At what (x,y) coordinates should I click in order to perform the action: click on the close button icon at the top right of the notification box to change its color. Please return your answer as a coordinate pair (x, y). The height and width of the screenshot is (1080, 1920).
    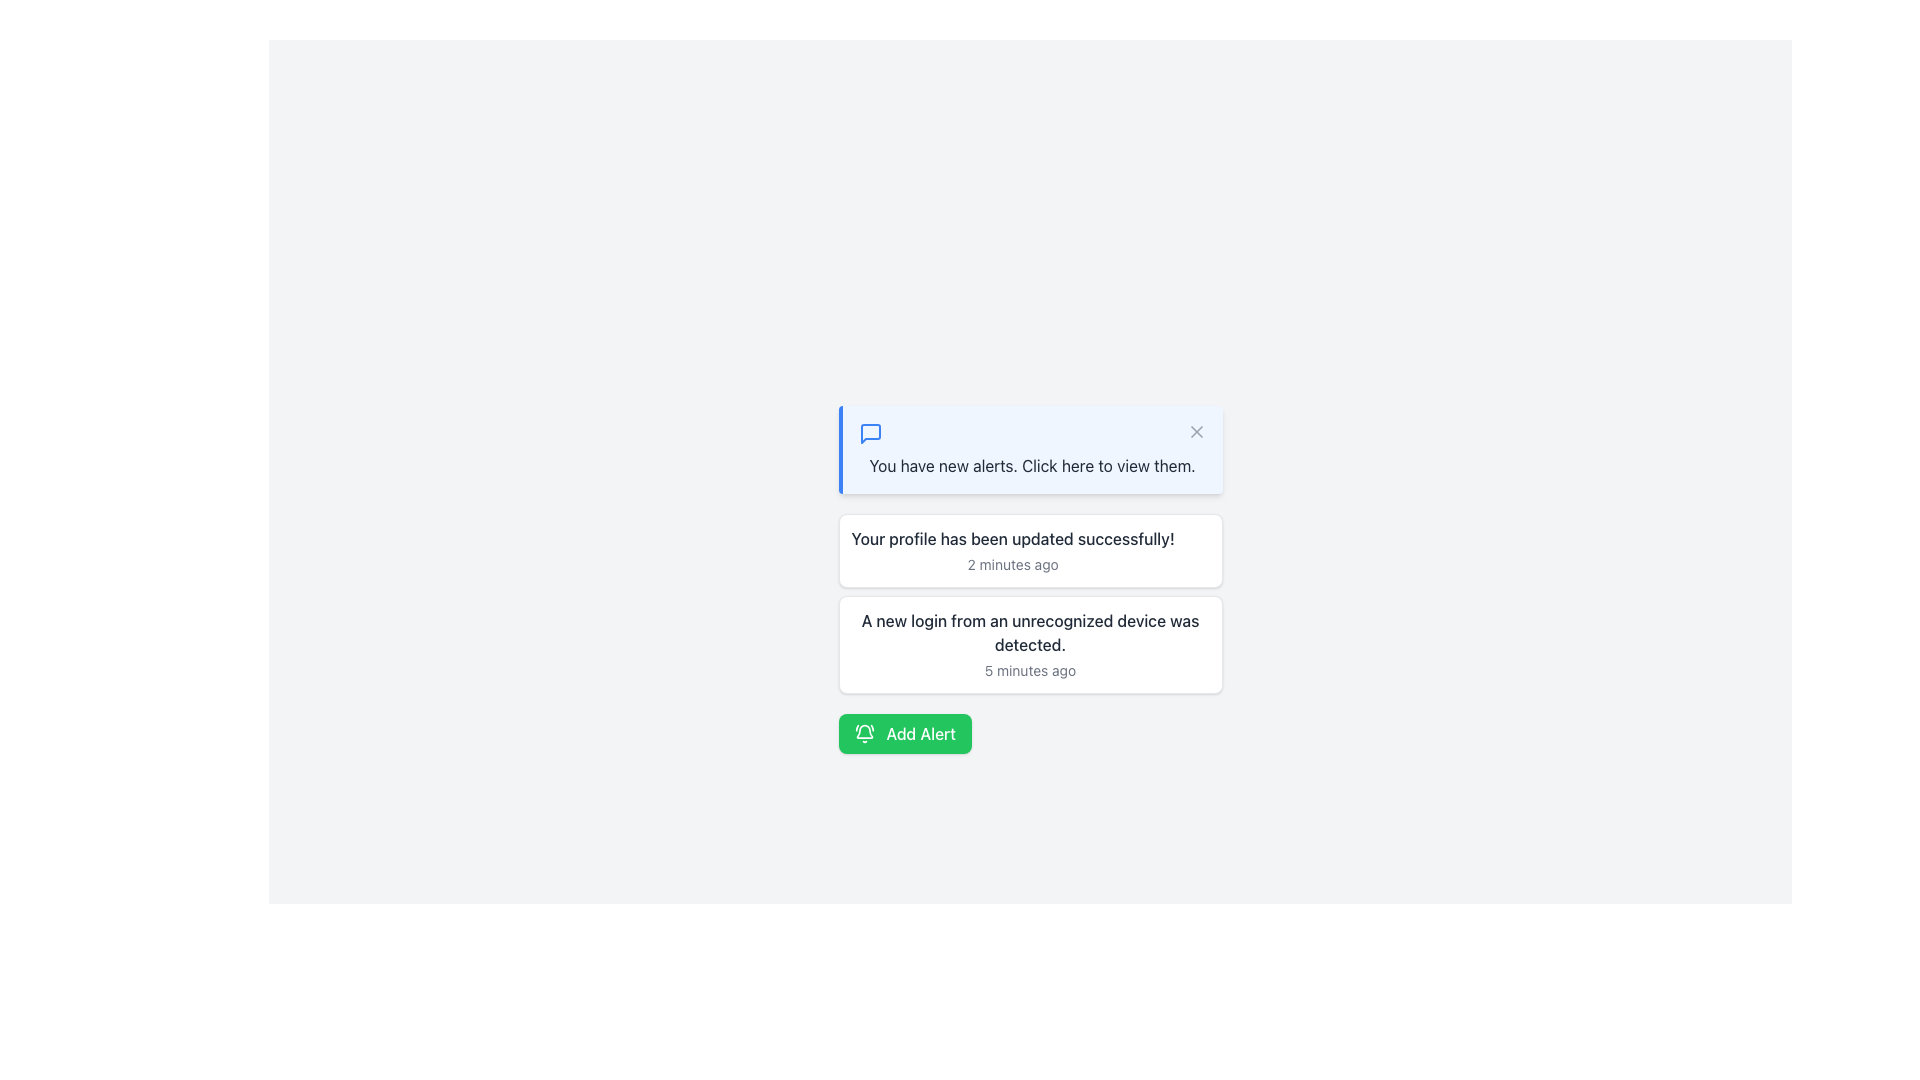
    Looking at the image, I should click on (1196, 431).